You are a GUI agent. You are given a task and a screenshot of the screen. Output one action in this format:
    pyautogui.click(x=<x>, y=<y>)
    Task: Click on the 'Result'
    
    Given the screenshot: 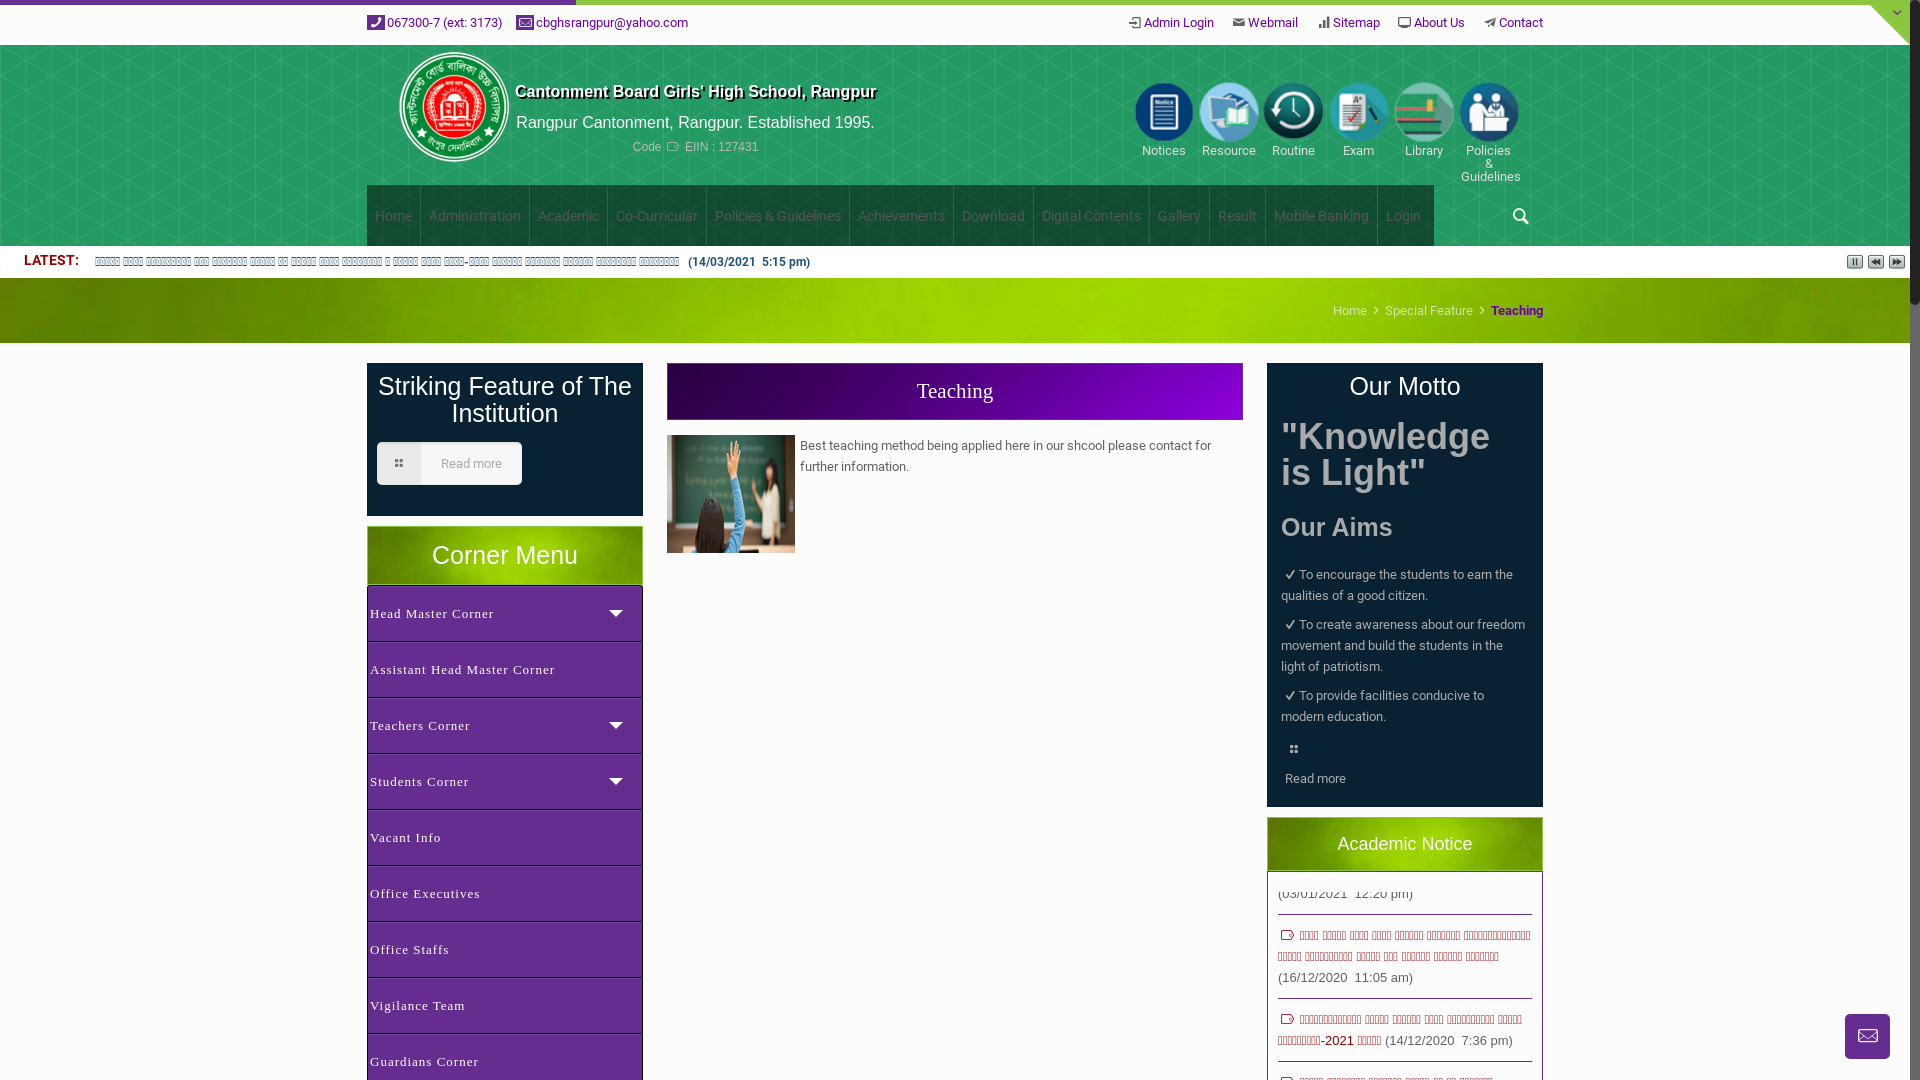 What is the action you would take?
    pyautogui.click(x=1208, y=216)
    